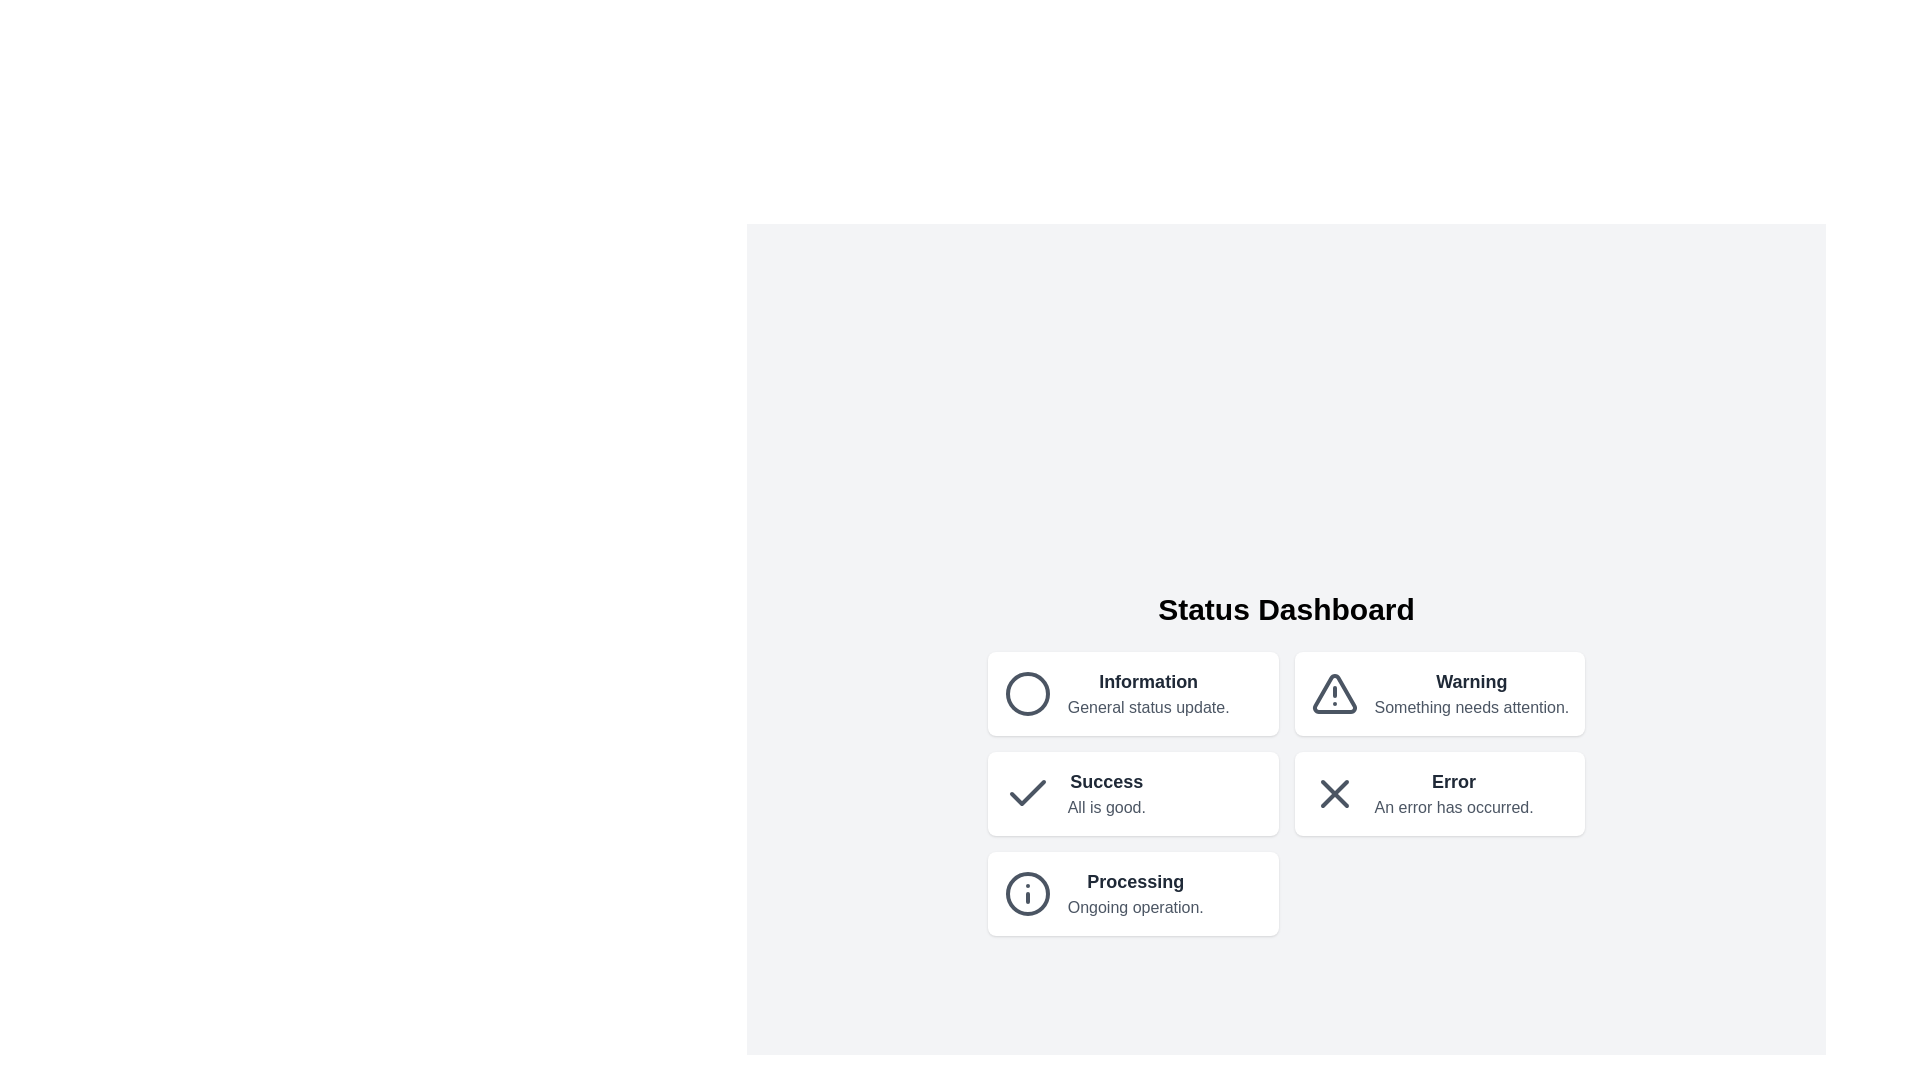  Describe the element at coordinates (1440, 693) in the screenshot. I see `the second card in the first row of the grid layout, which contains a warning triangle icon and the title 'Warning' in bold, indicating that 'Something needs attention.'` at that location.